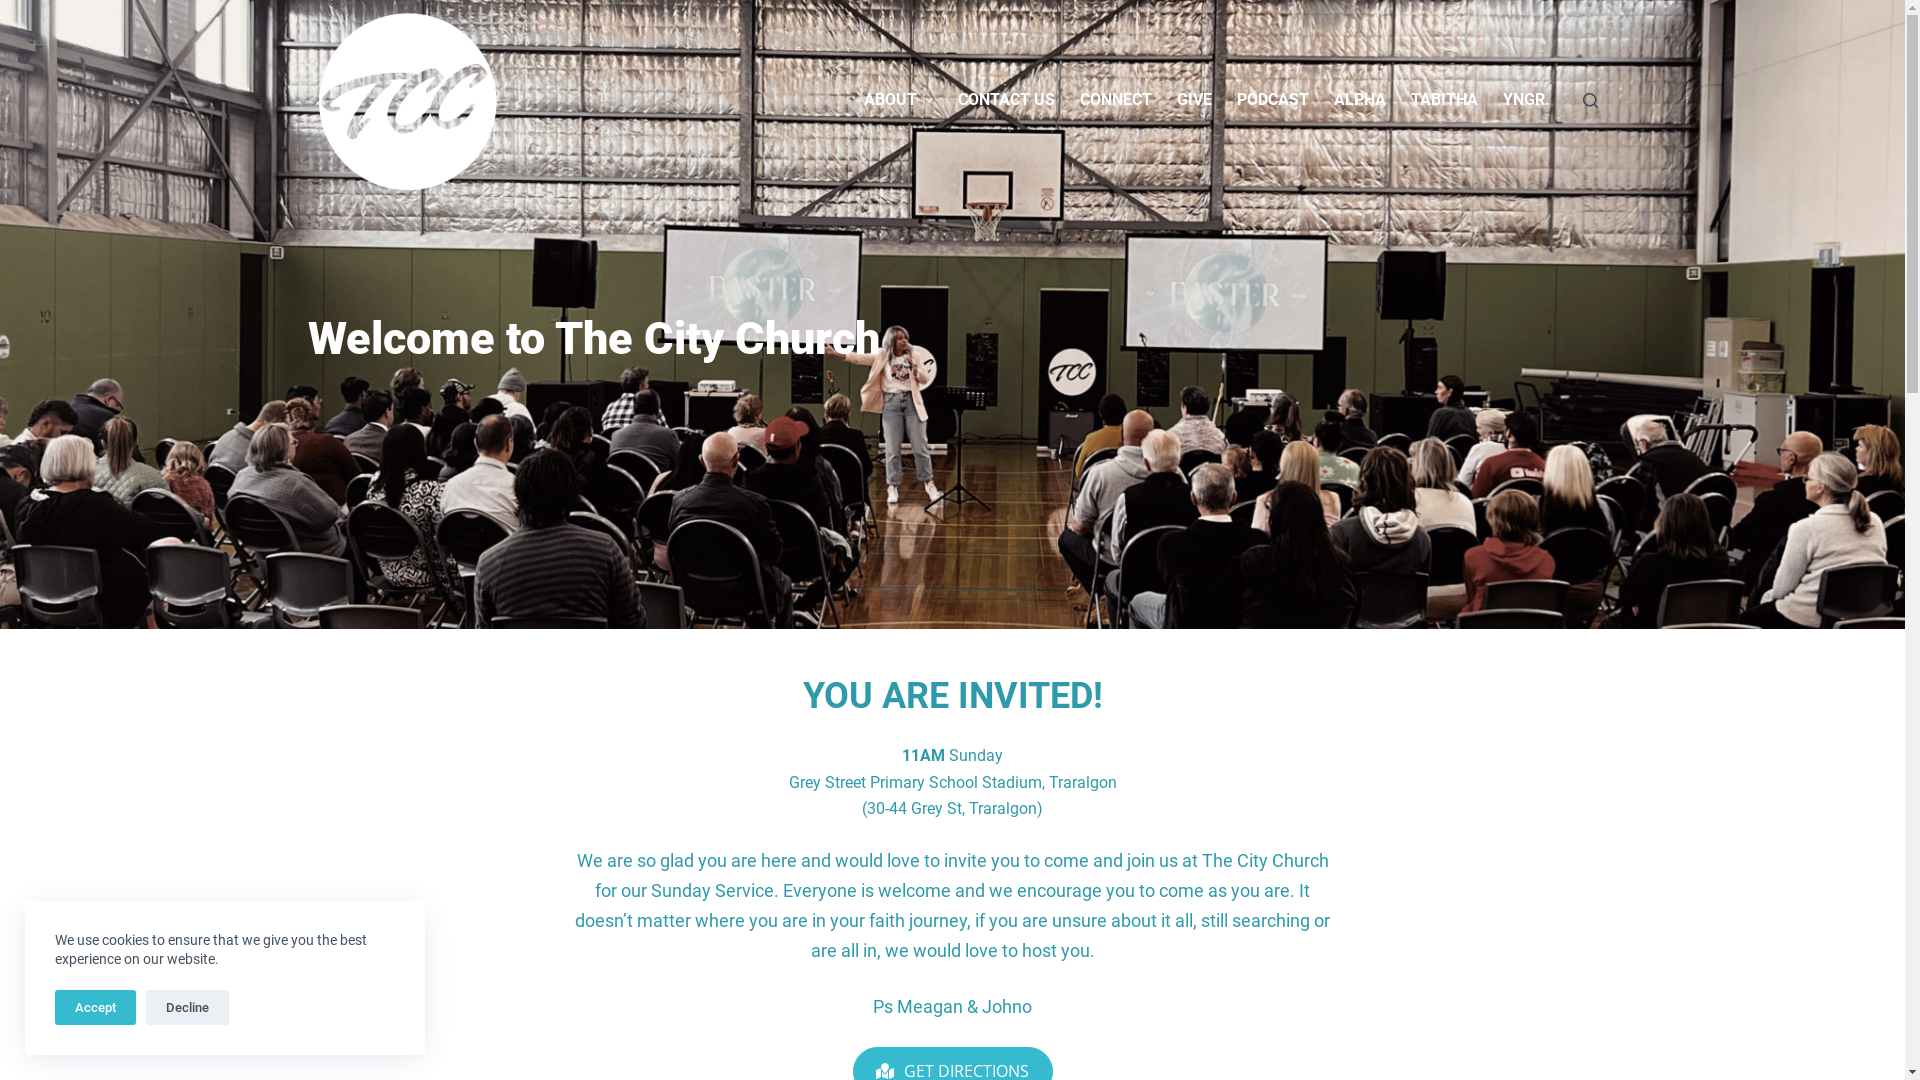  What do you see at coordinates (1444, 100) in the screenshot?
I see `'TABITHA'` at bounding box center [1444, 100].